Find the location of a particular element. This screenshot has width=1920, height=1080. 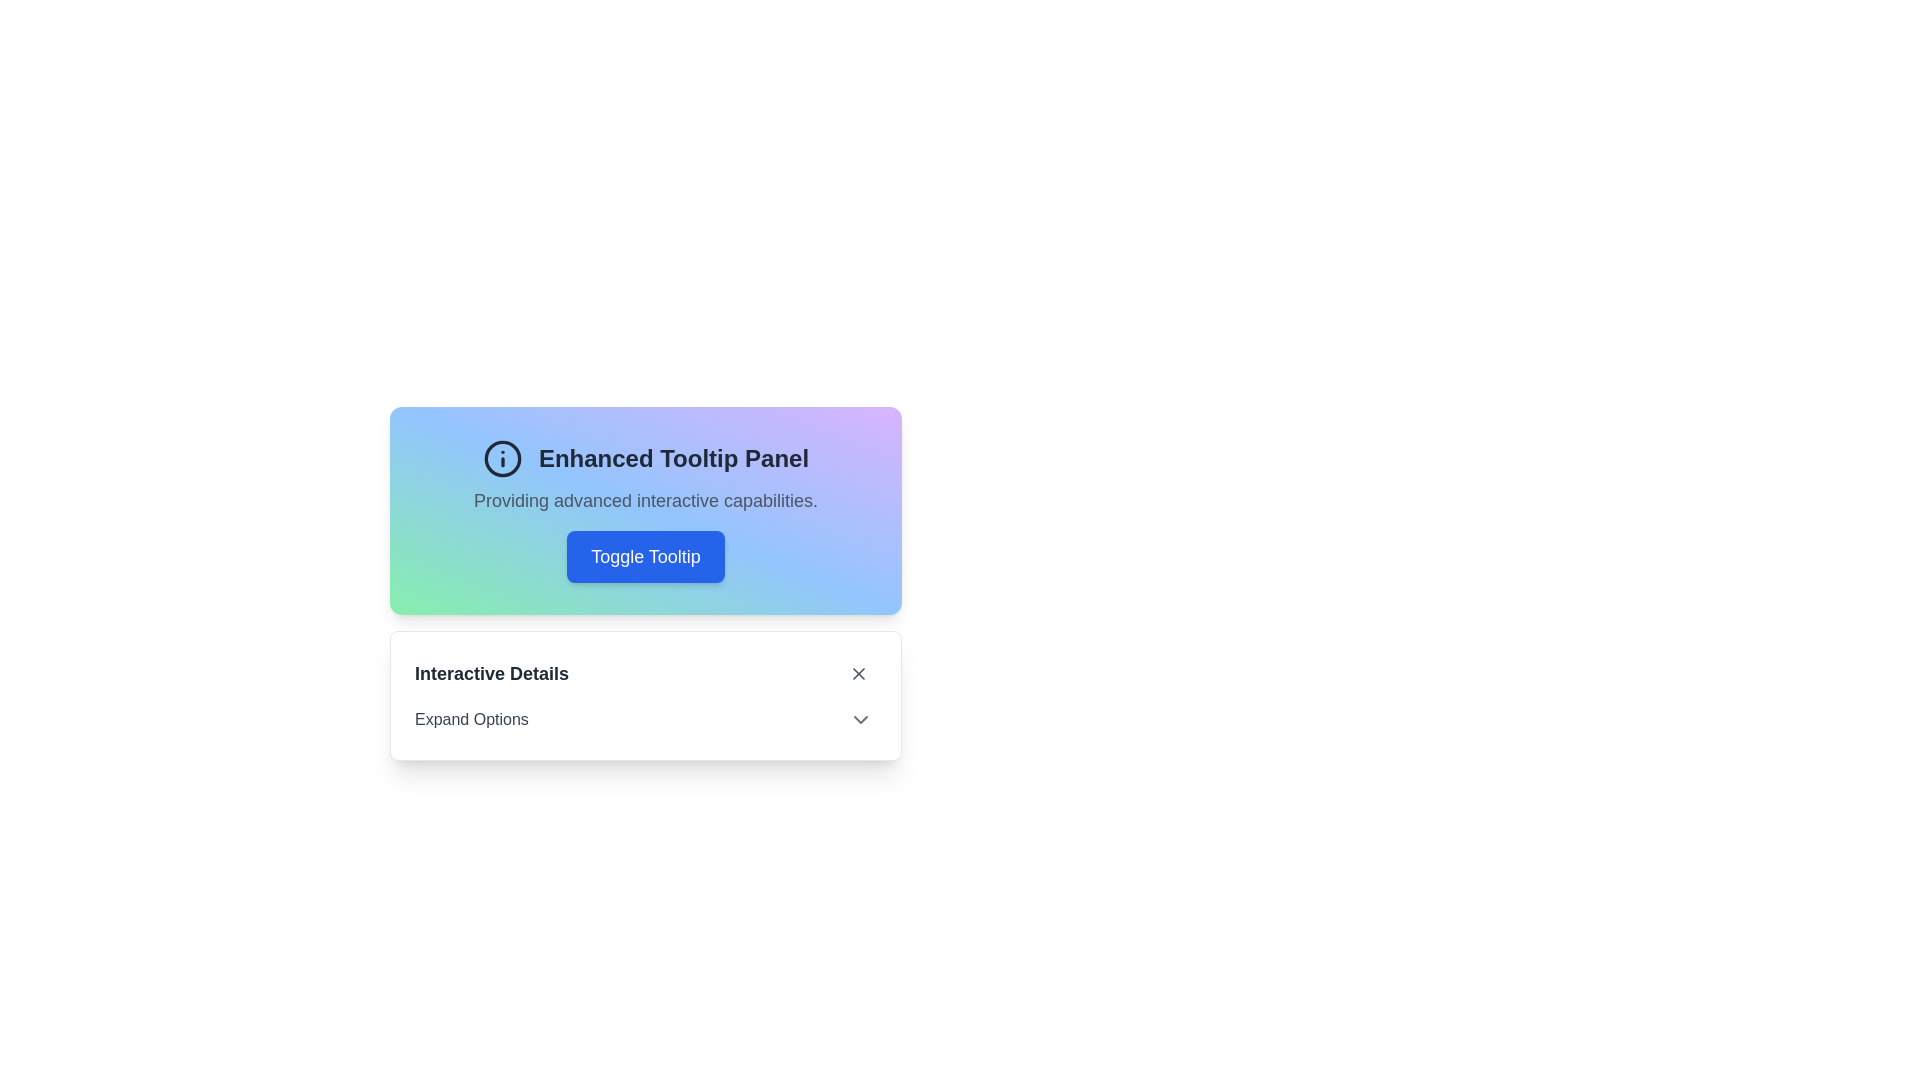

the prominent blue button with white text that reads 'Toggle Tooltip' is located at coordinates (646, 556).